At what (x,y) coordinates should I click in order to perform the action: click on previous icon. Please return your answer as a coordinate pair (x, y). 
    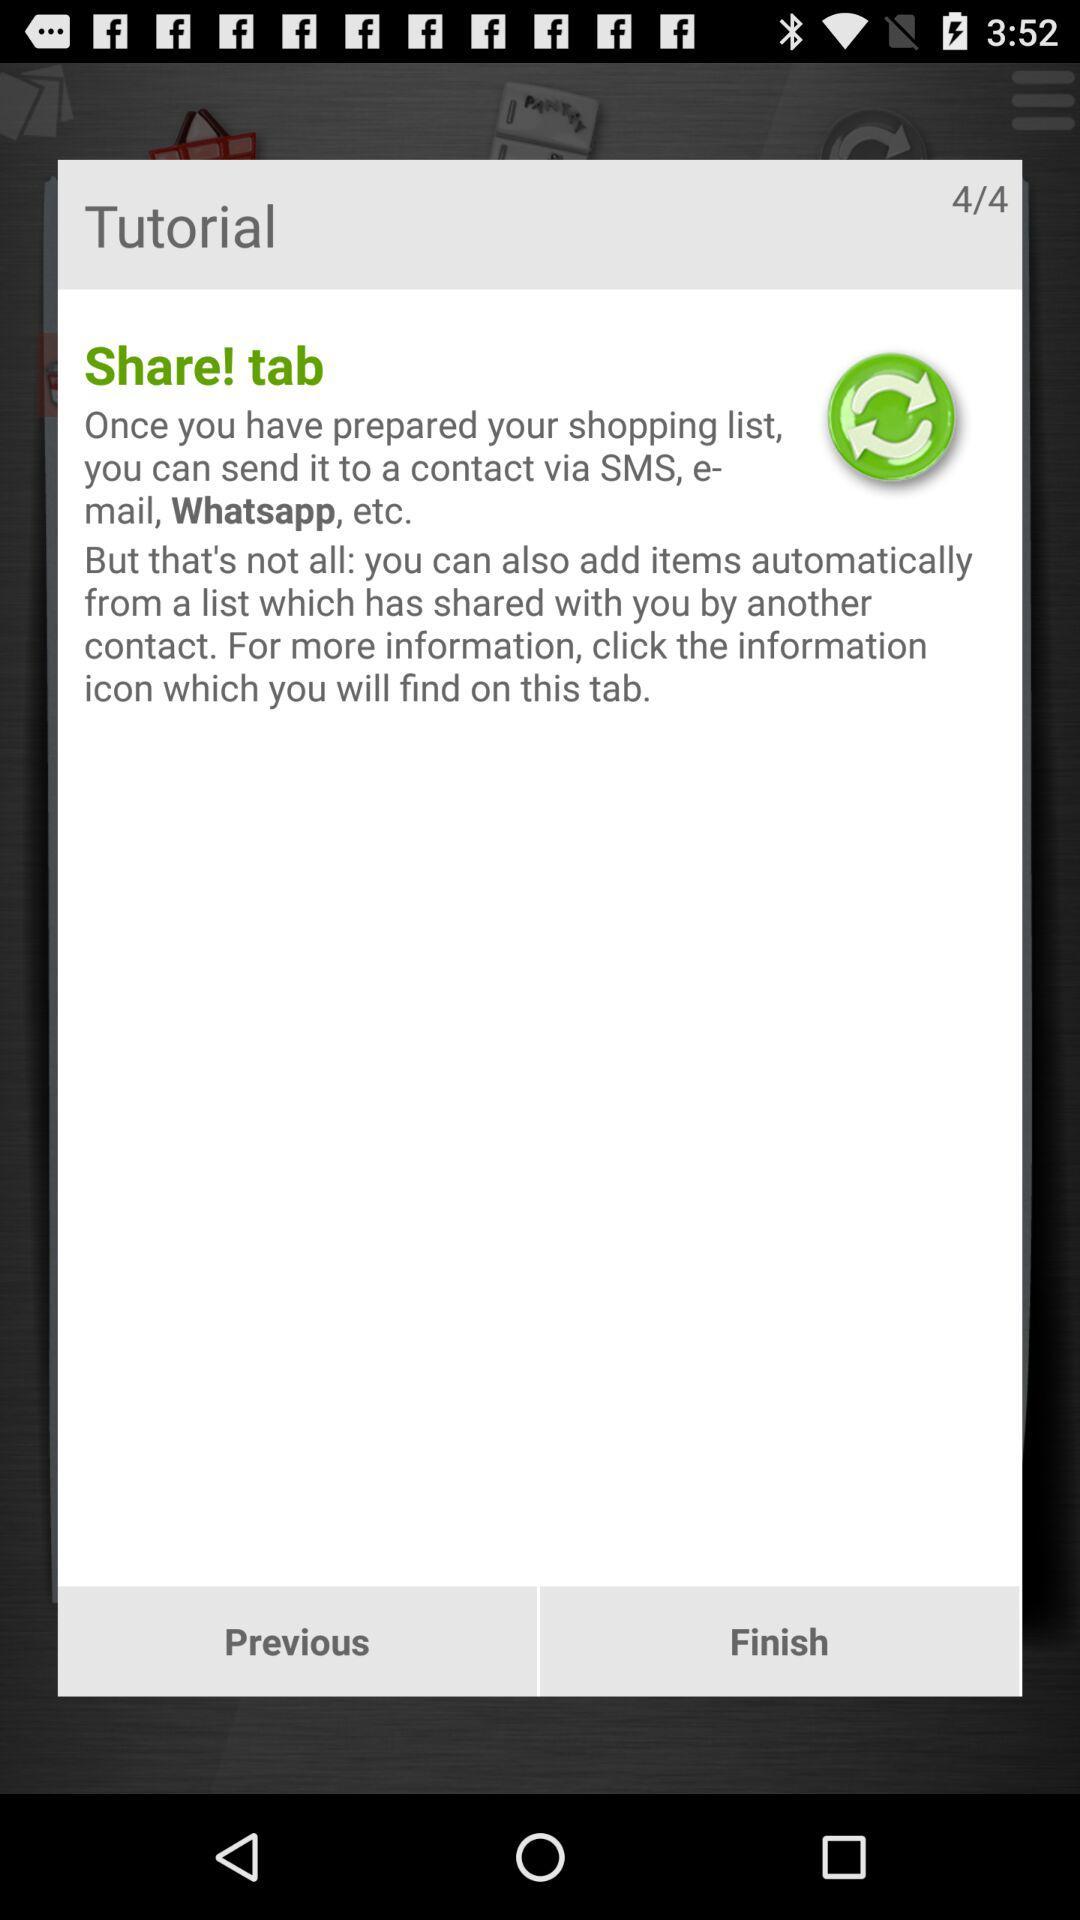
    Looking at the image, I should click on (297, 1641).